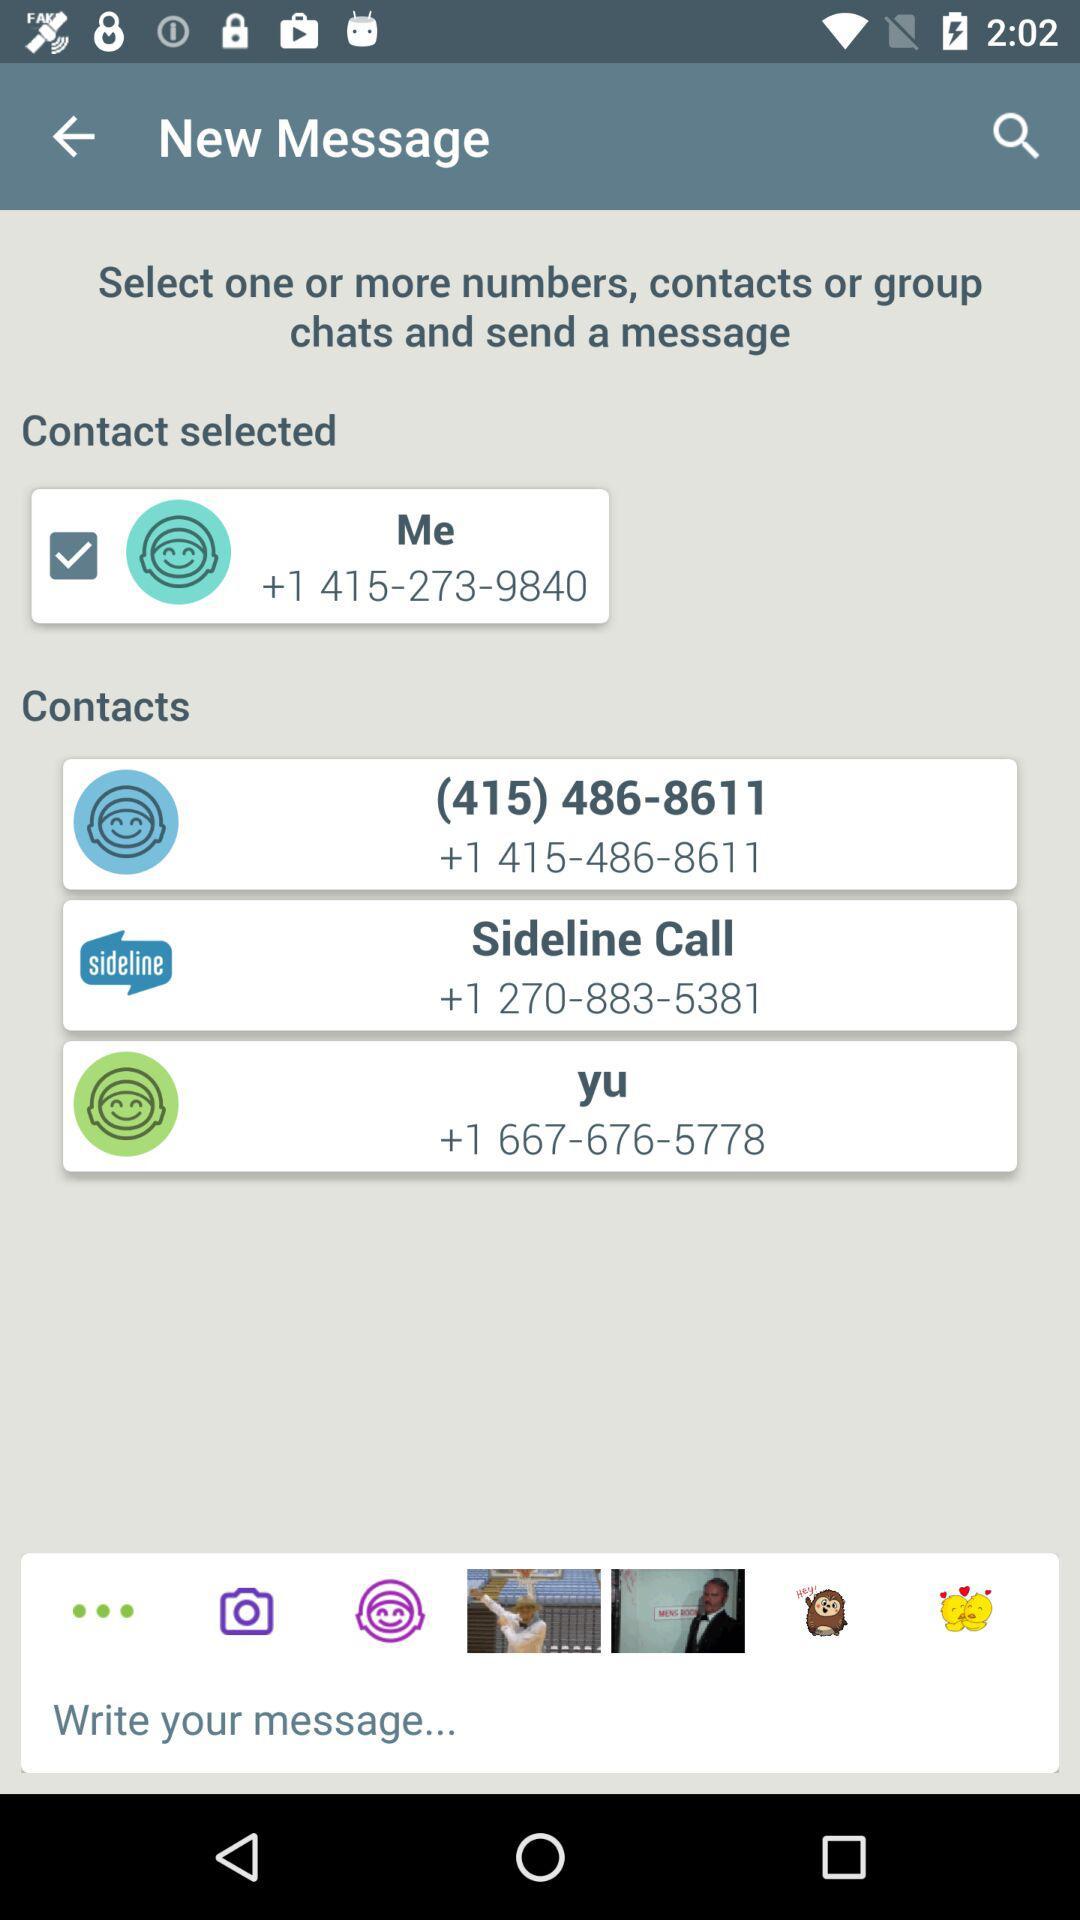 The width and height of the screenshot is (1080, 1920). Describe the element at coordinates (540, 1717) in the screenshot. I see `write mensage` at that location.